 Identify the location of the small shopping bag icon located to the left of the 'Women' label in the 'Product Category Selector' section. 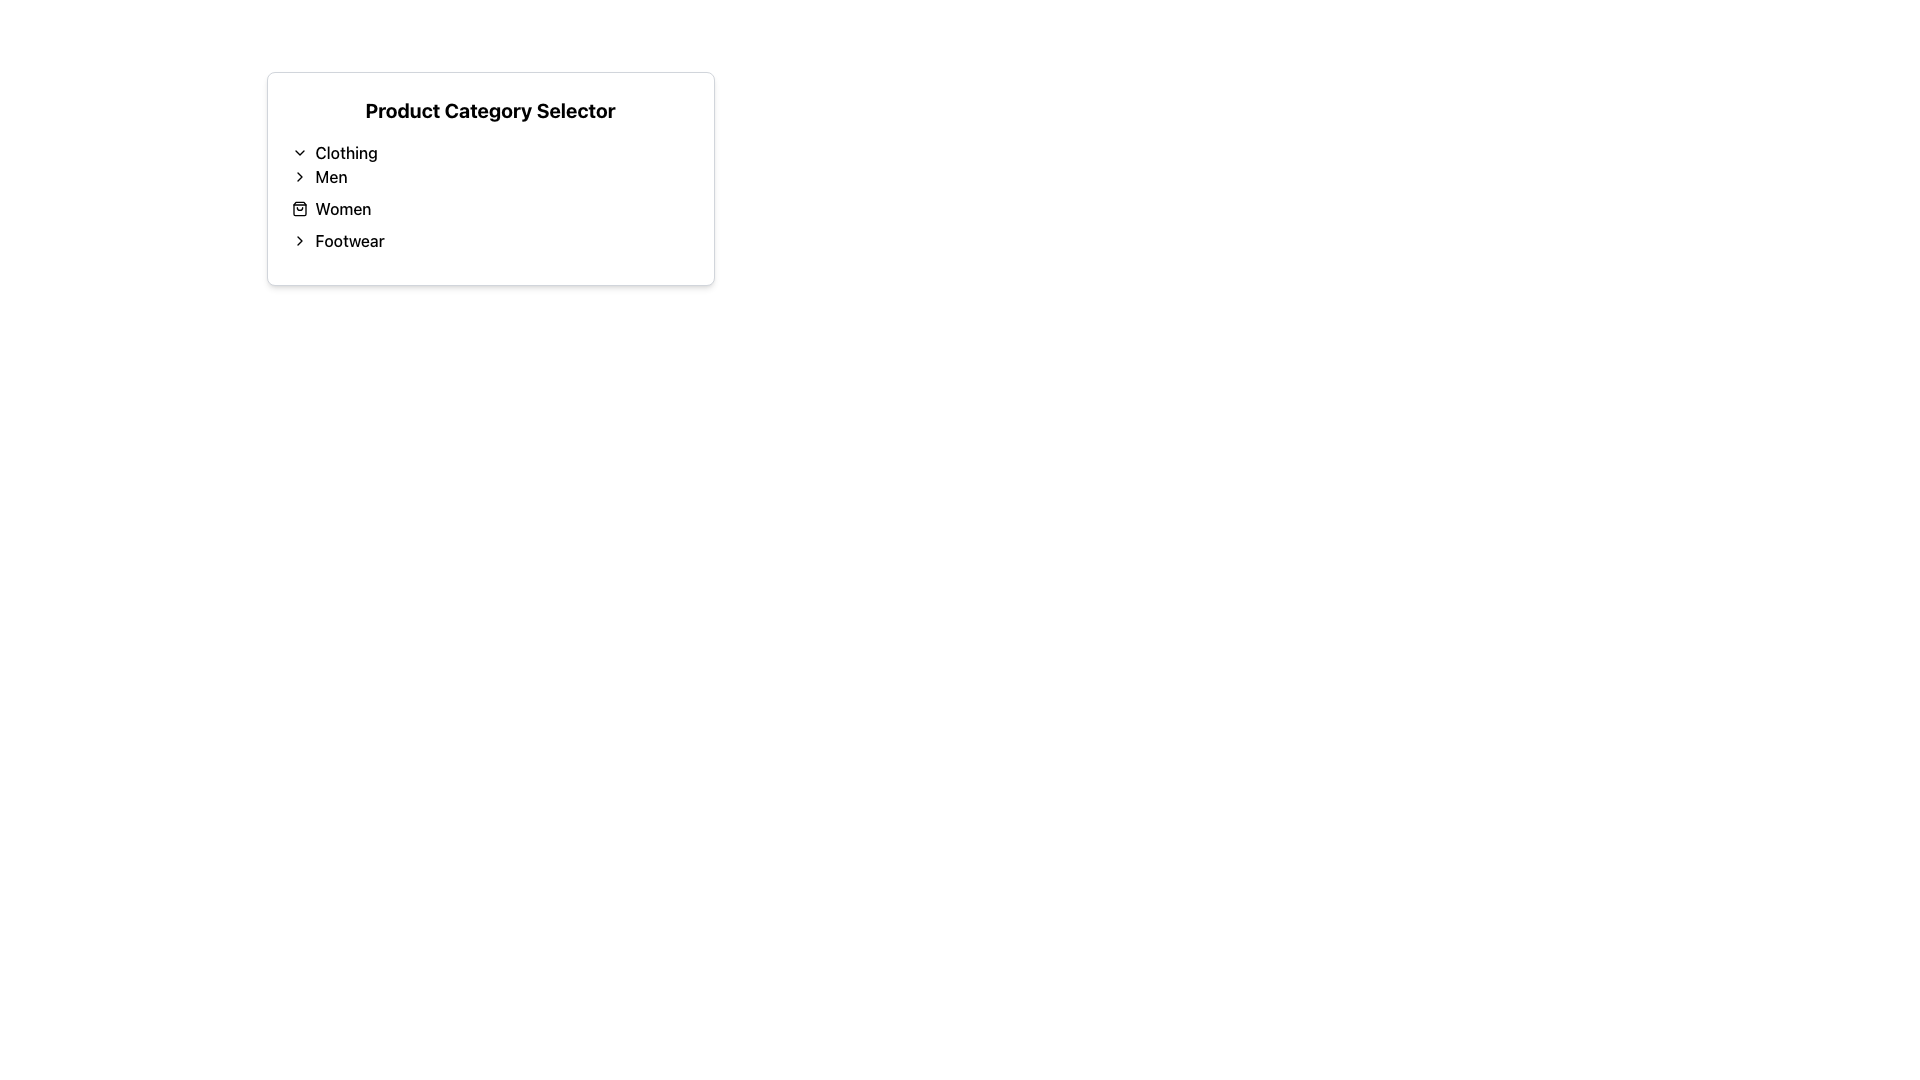
(298, 208).